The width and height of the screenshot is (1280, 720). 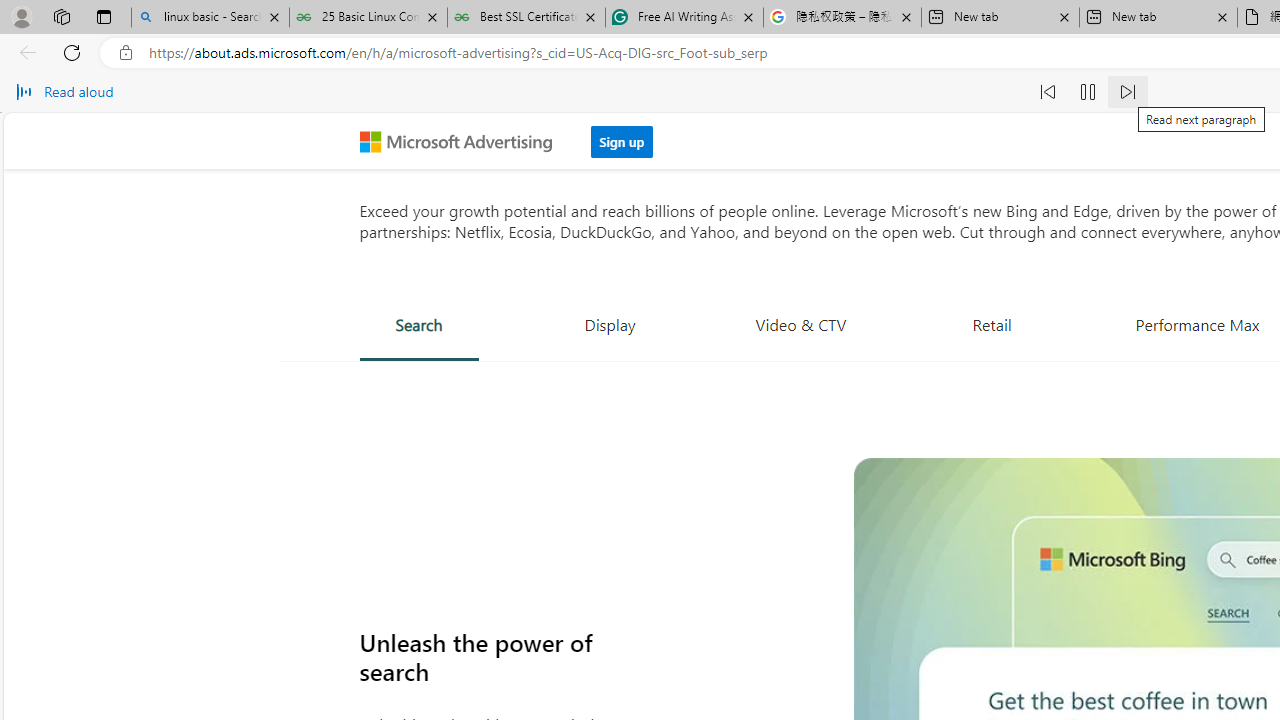 I want to click on 'Retail', so click(x=992, y=323).